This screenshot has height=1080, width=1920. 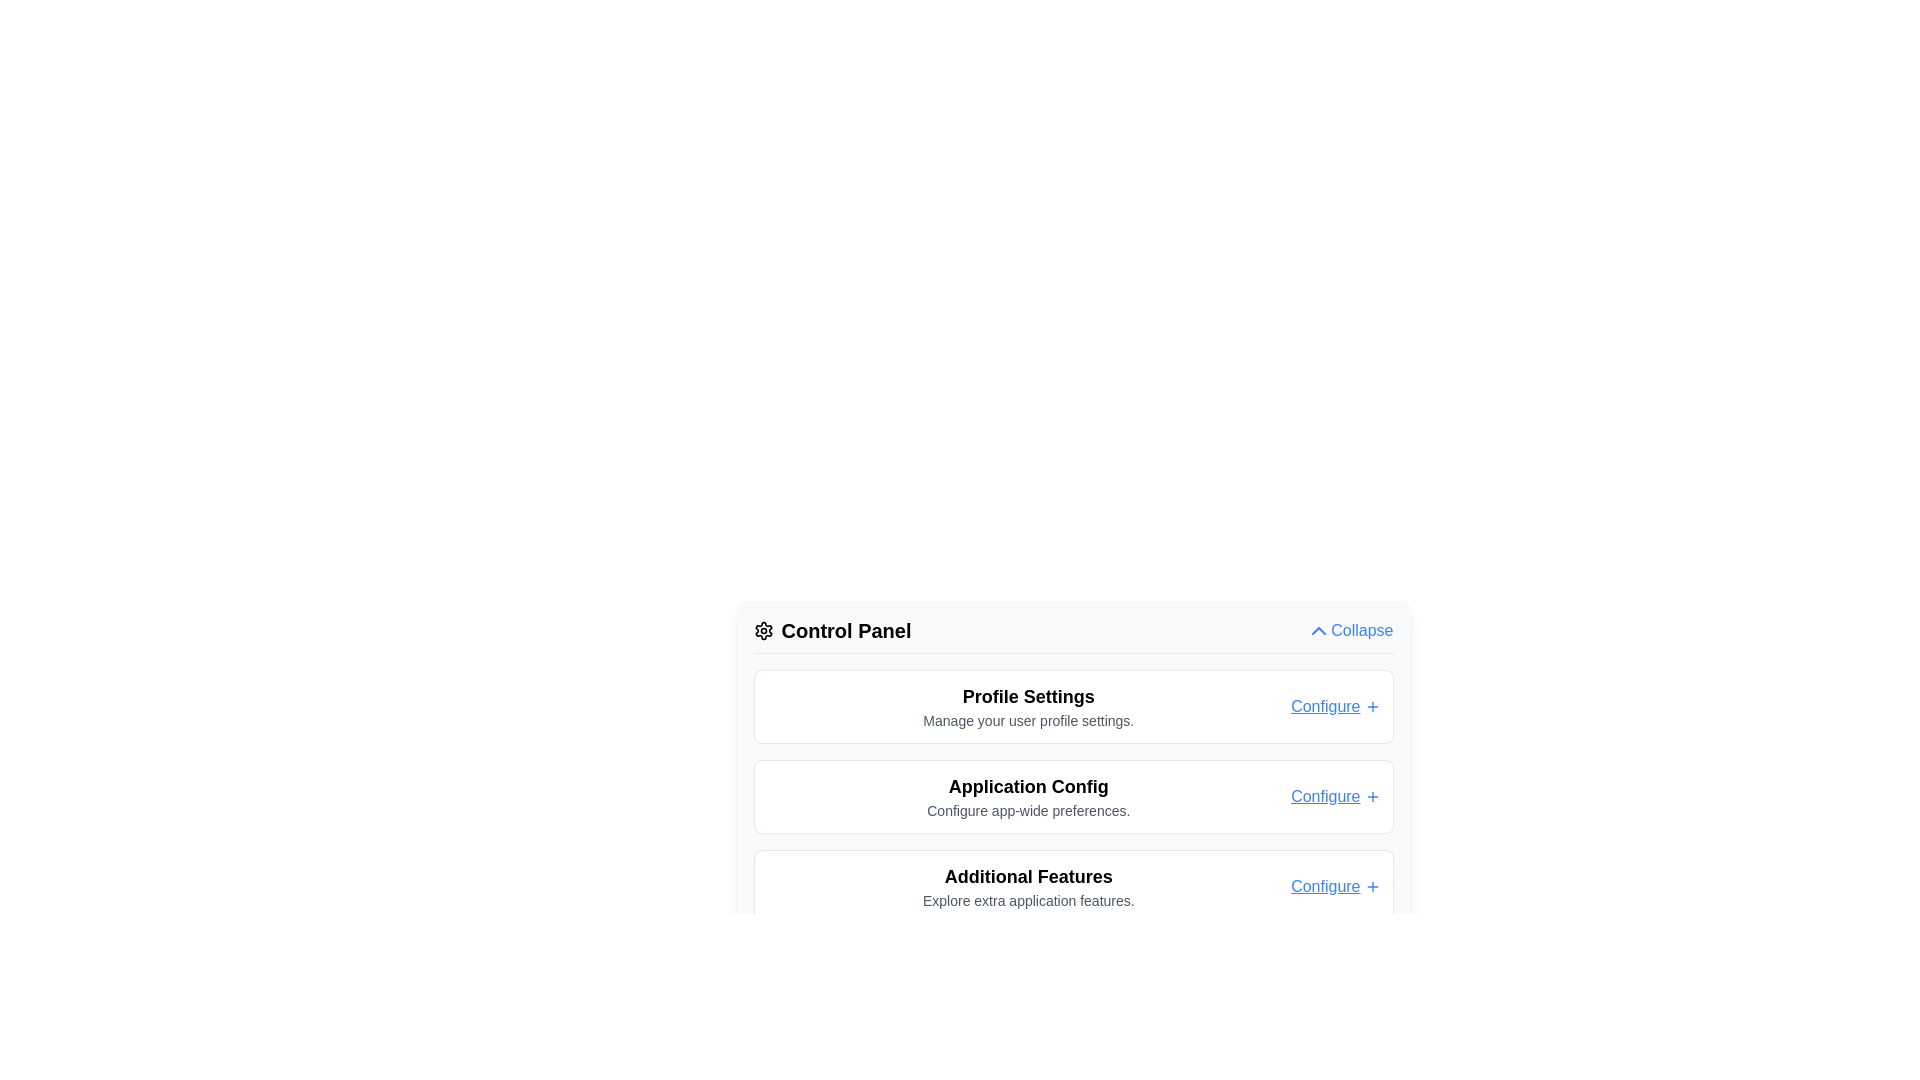 I want to click on the small plus icon located to the right of the 'Configure' text in the 'Application Config' row, so click(x=1371, y=796).